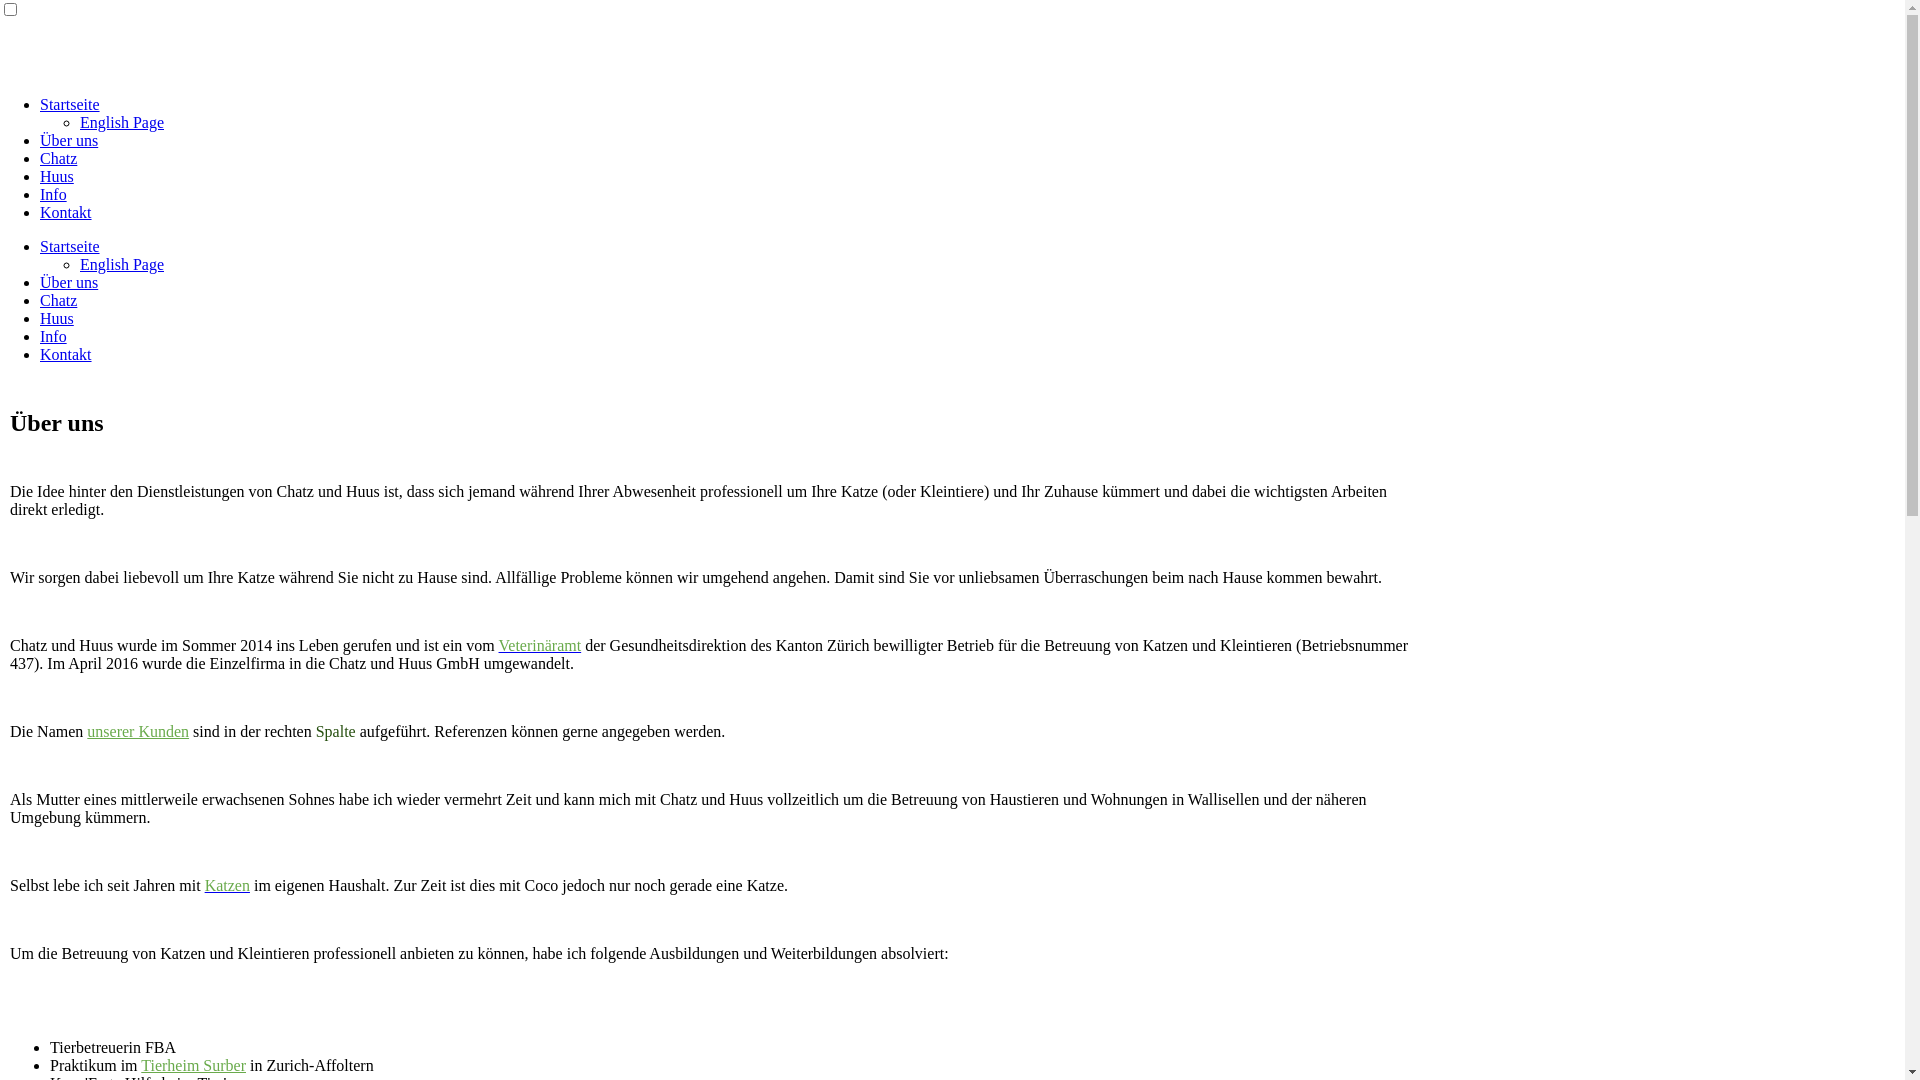 The image size is (1920, 1080). What do you see at coordinates (193, 1064) in the screenshot?
I see `'Tierheim Surber'` at bounding box center [193, 1064].